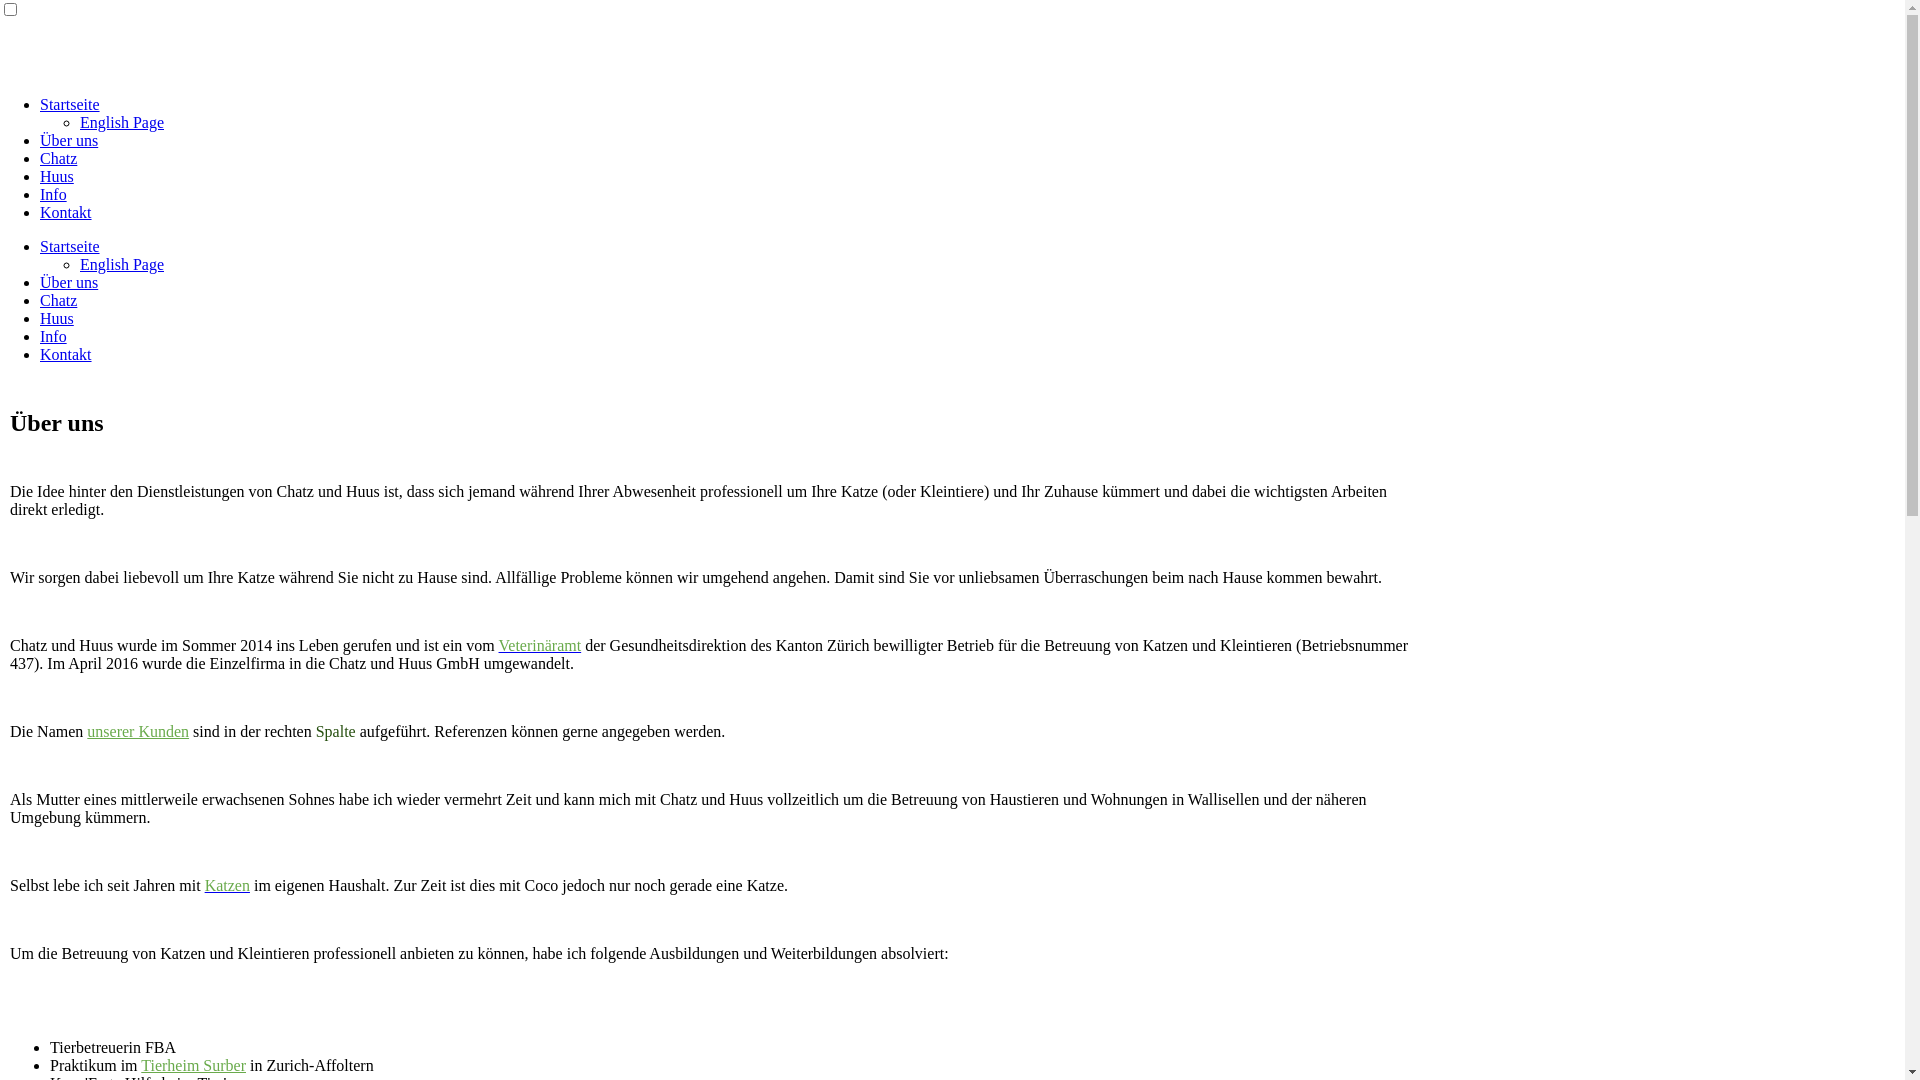 The image size is (1920, 1080). What do you see at coordinates (193, 1064) in the screenshot?
I see `'Tierheim Surber'` at bounding box center [193, 1064].